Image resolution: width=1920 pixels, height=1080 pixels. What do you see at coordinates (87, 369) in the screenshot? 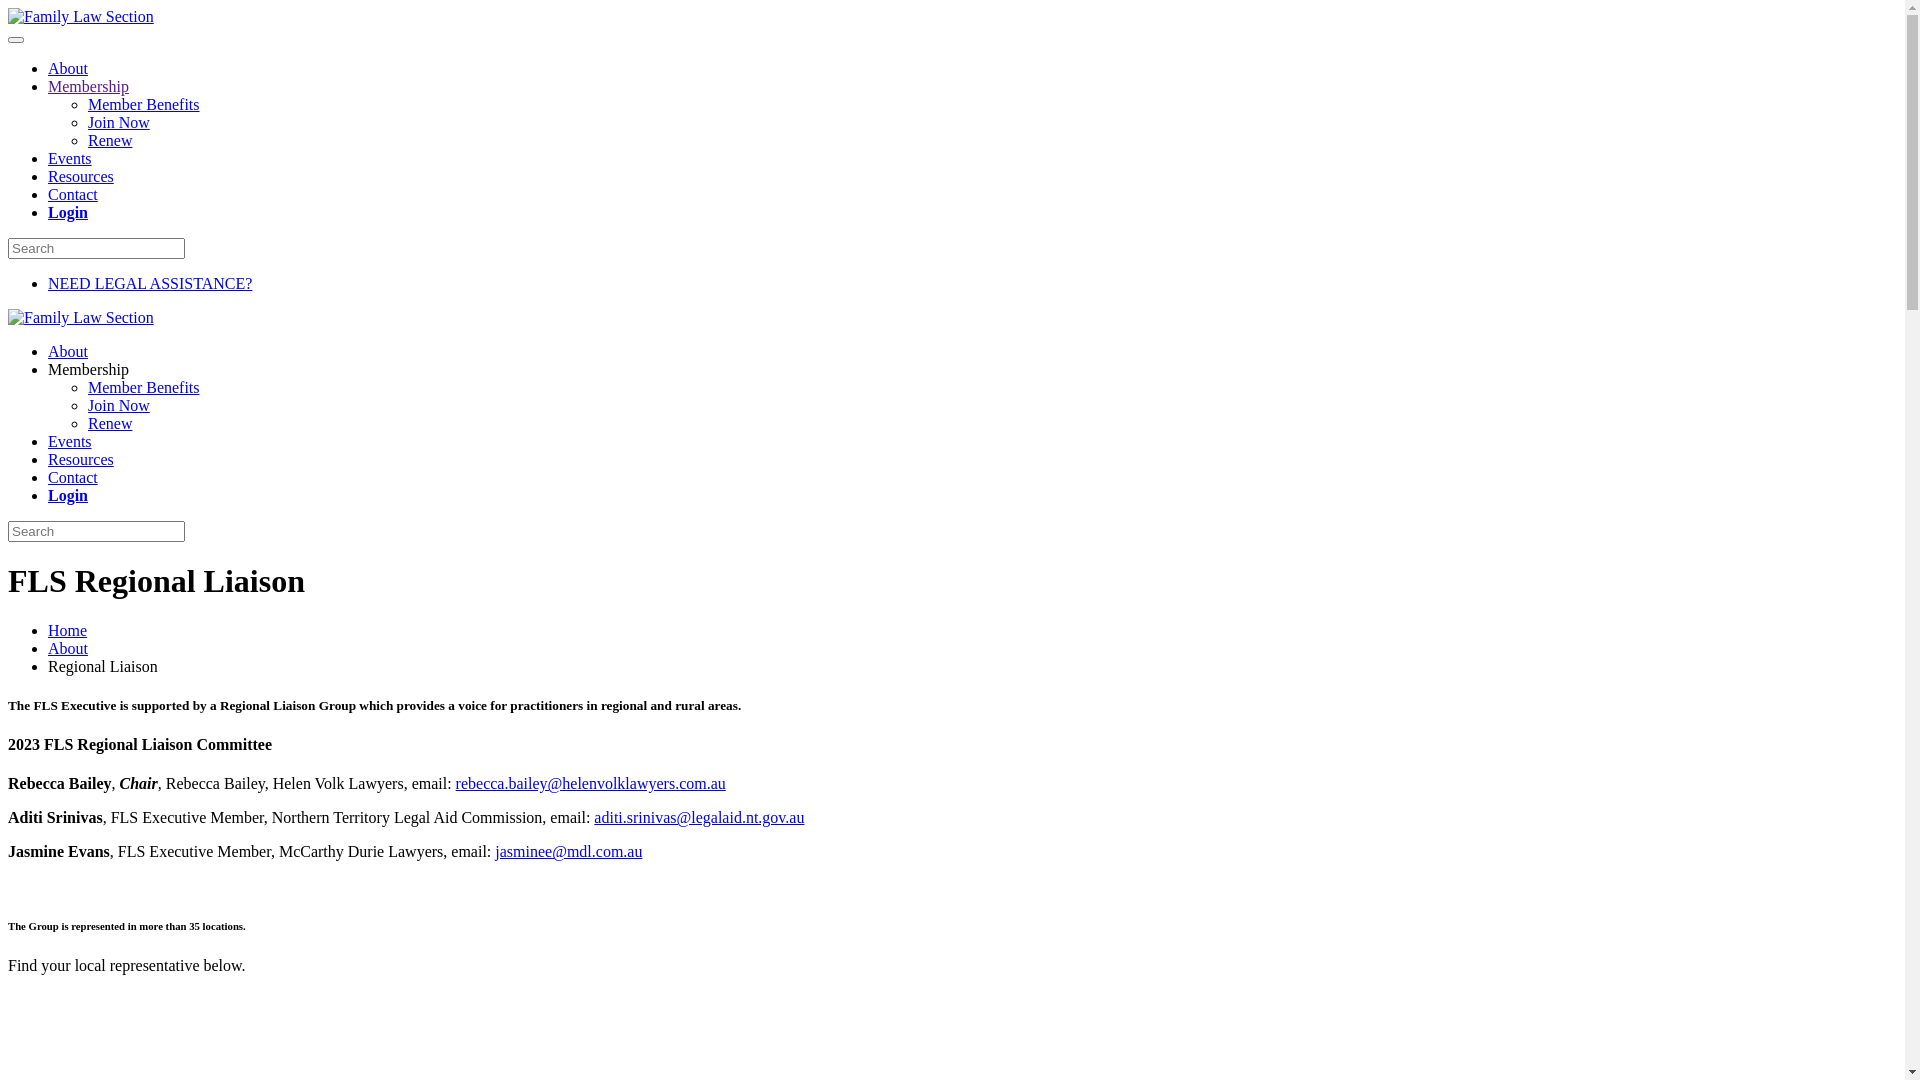
I see `'Membership'` at bounding box center [87, 369].